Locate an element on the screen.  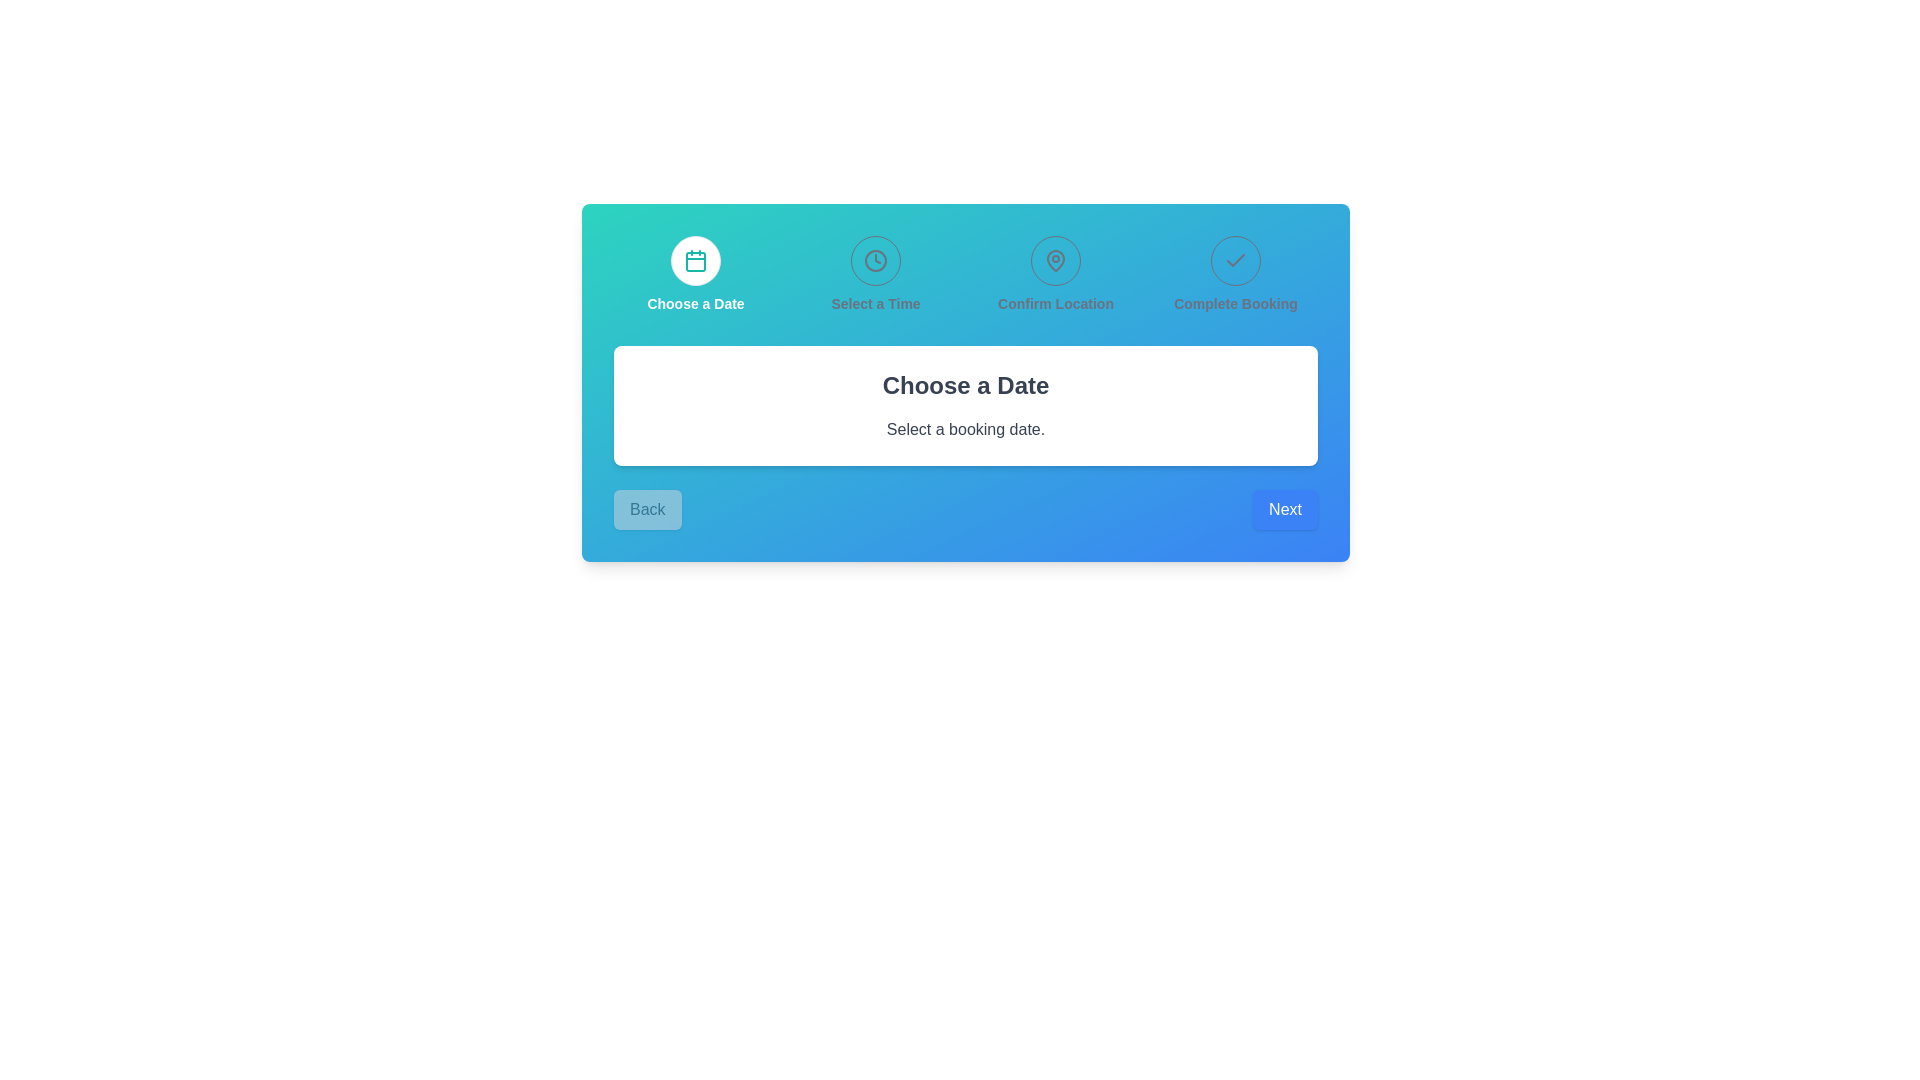
the clock icon representing the 'Select a Time' step in the booking process, located at the center of its bounding box is located at coordinates (875, 260).